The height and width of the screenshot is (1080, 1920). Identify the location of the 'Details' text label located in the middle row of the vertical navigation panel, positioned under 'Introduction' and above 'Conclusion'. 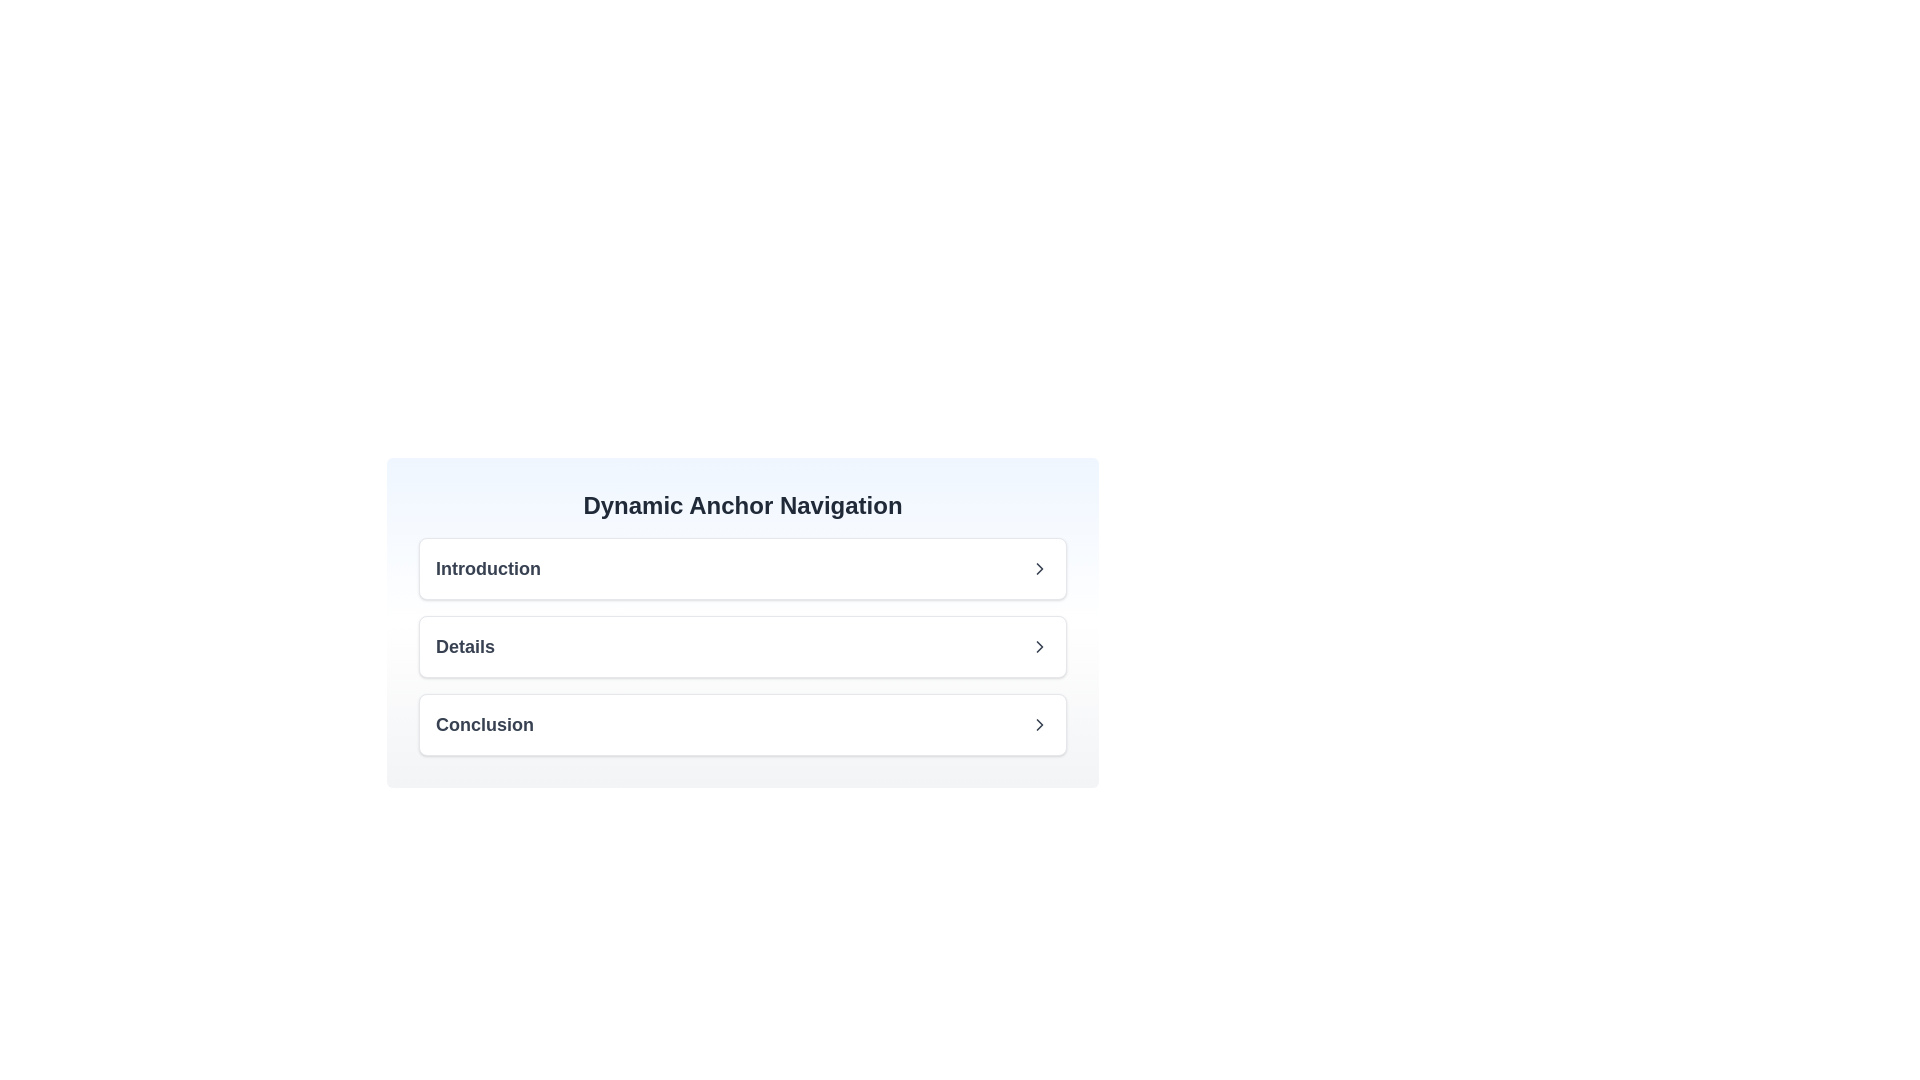
(464, 647).